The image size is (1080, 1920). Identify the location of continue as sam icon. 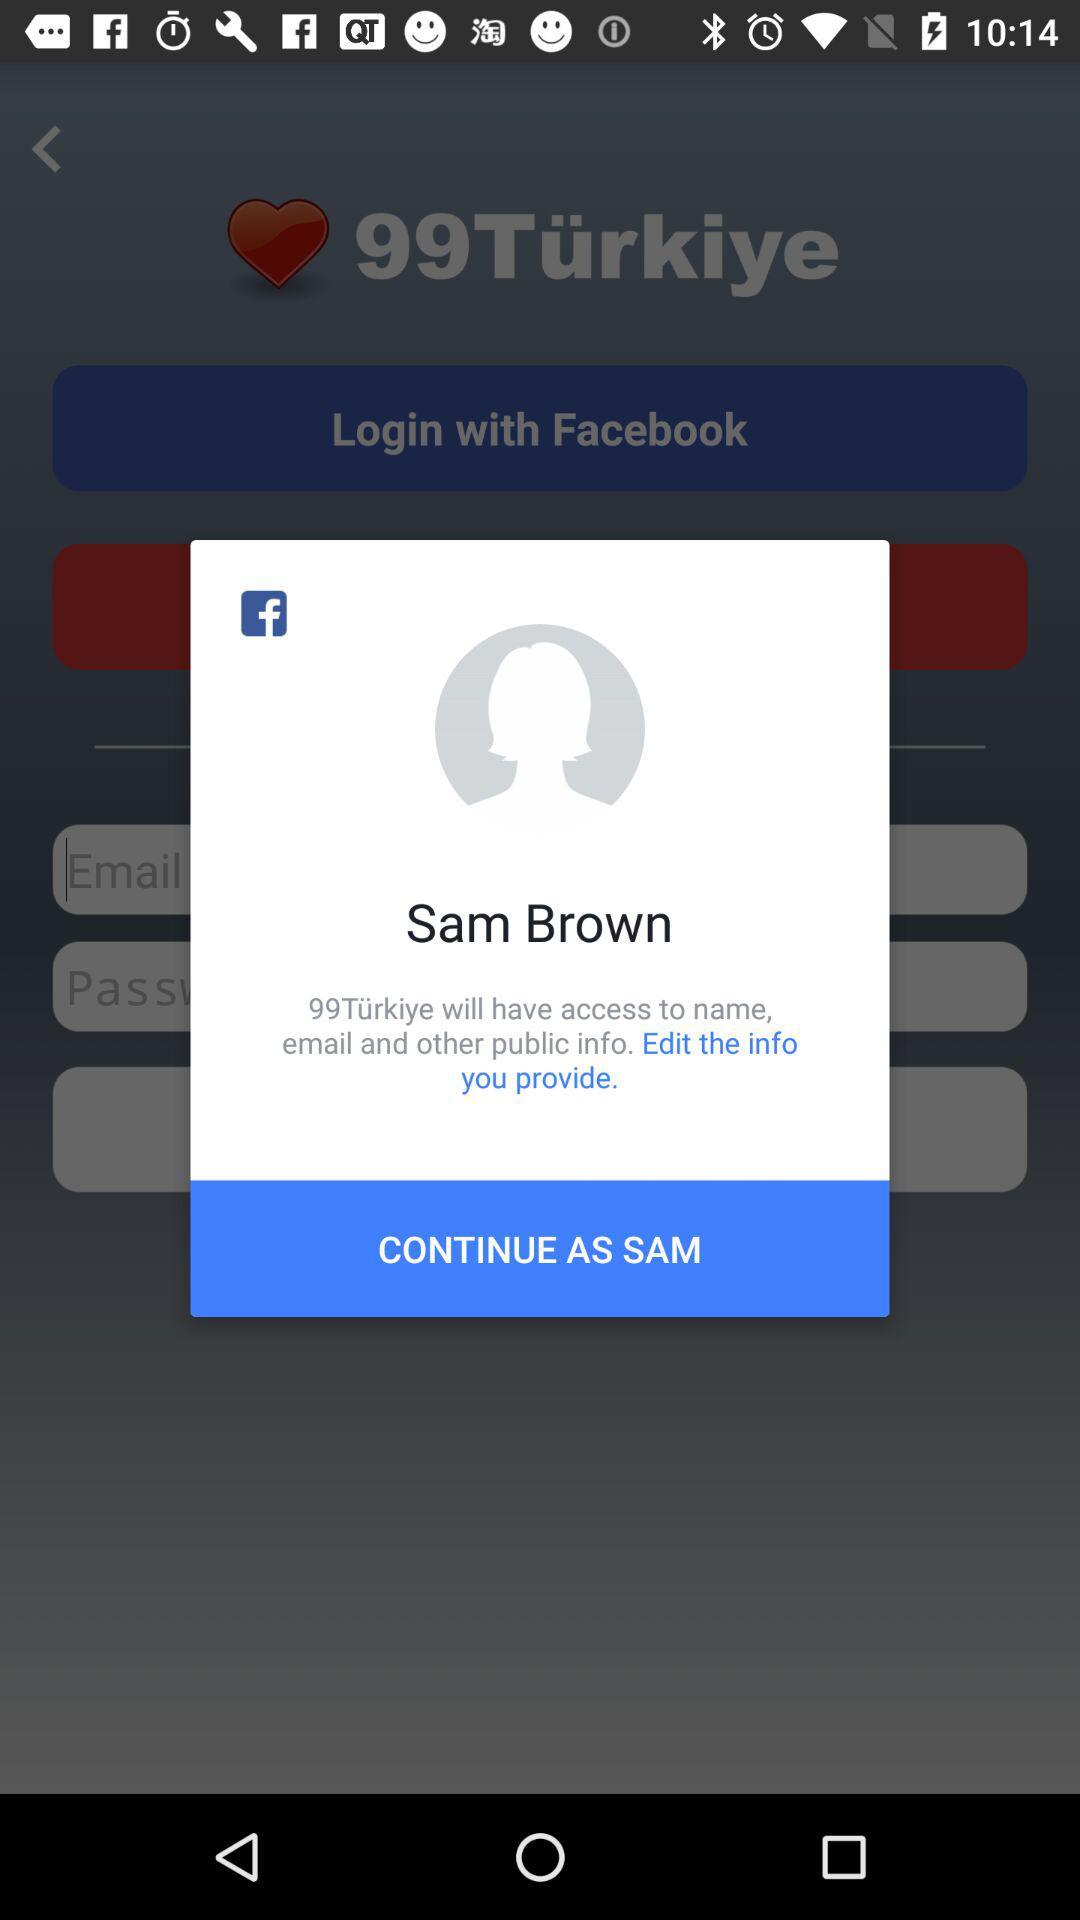
(540, 1247).